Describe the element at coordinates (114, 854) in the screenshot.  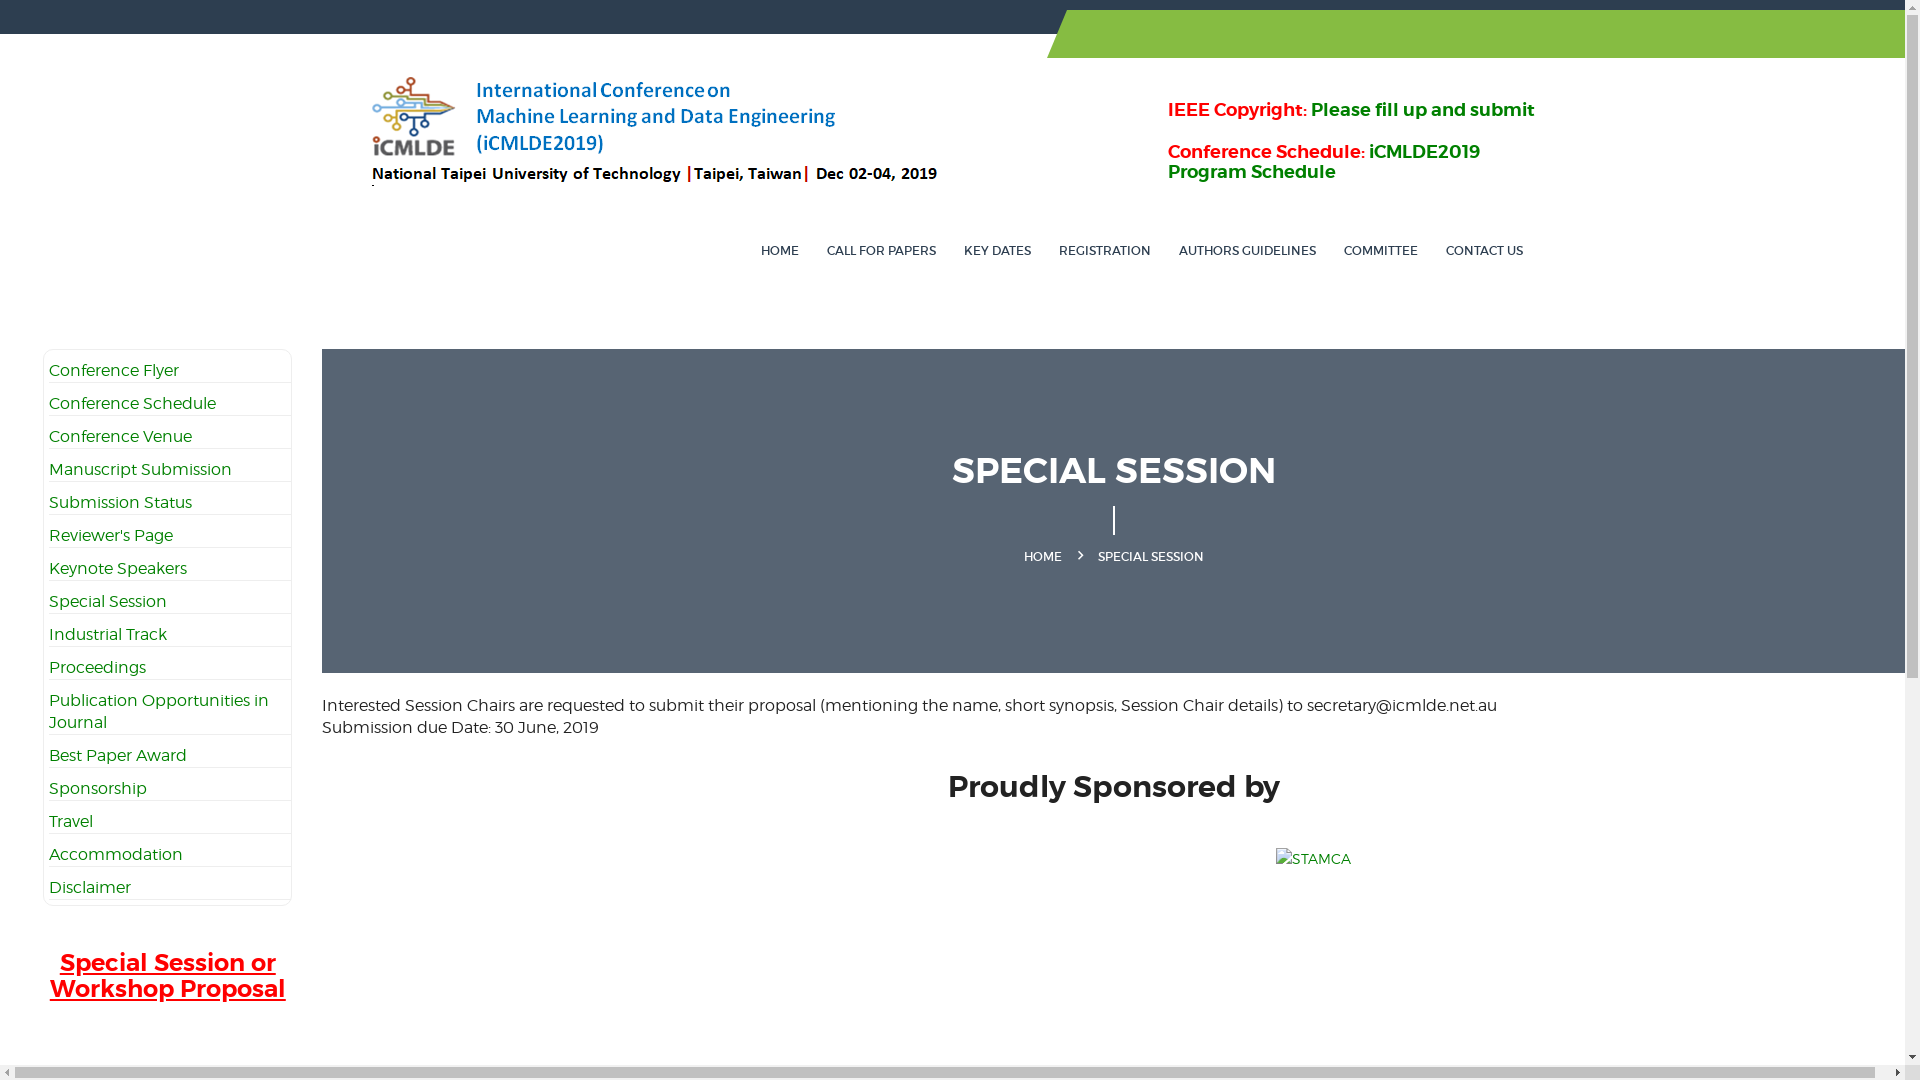
I see `'Accommodation'` at that location.